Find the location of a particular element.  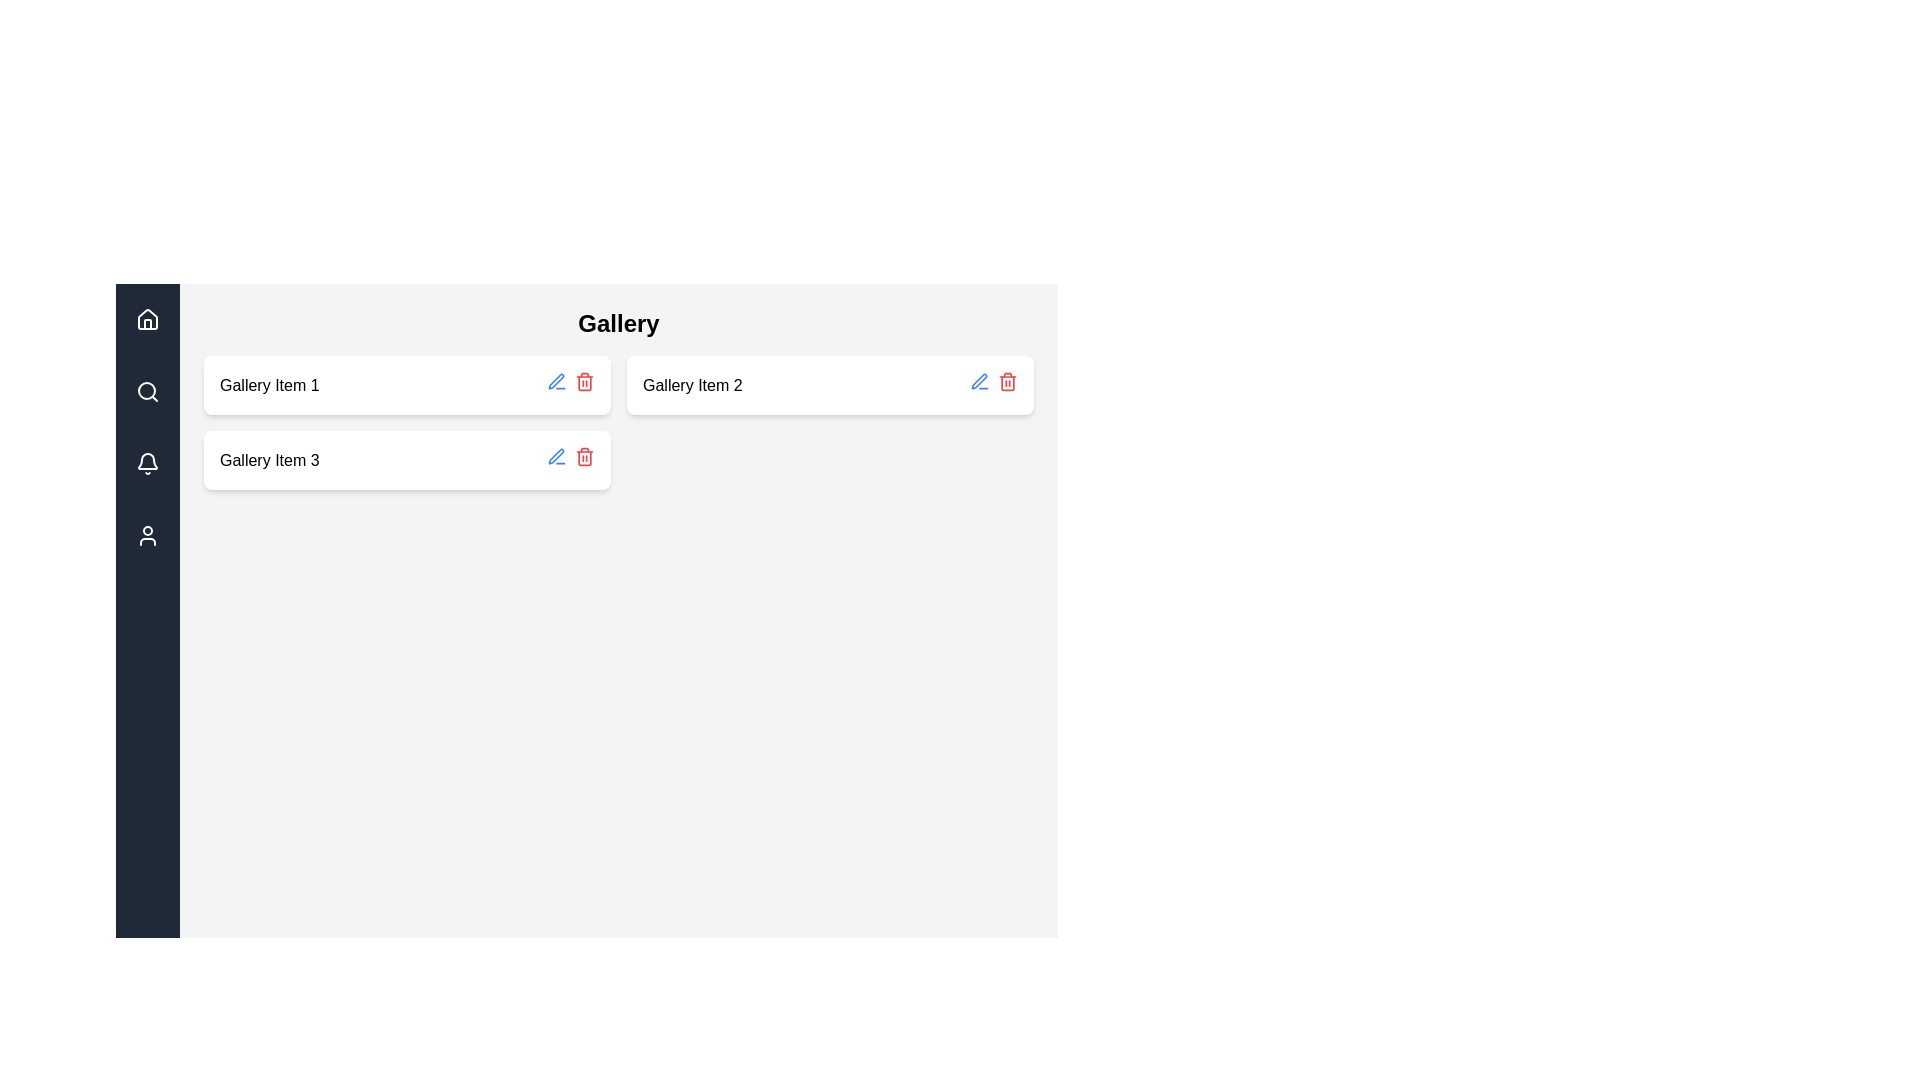

the icon button located to the right of the text 'Gallery Item 2' is located at coordinates (979, 381).